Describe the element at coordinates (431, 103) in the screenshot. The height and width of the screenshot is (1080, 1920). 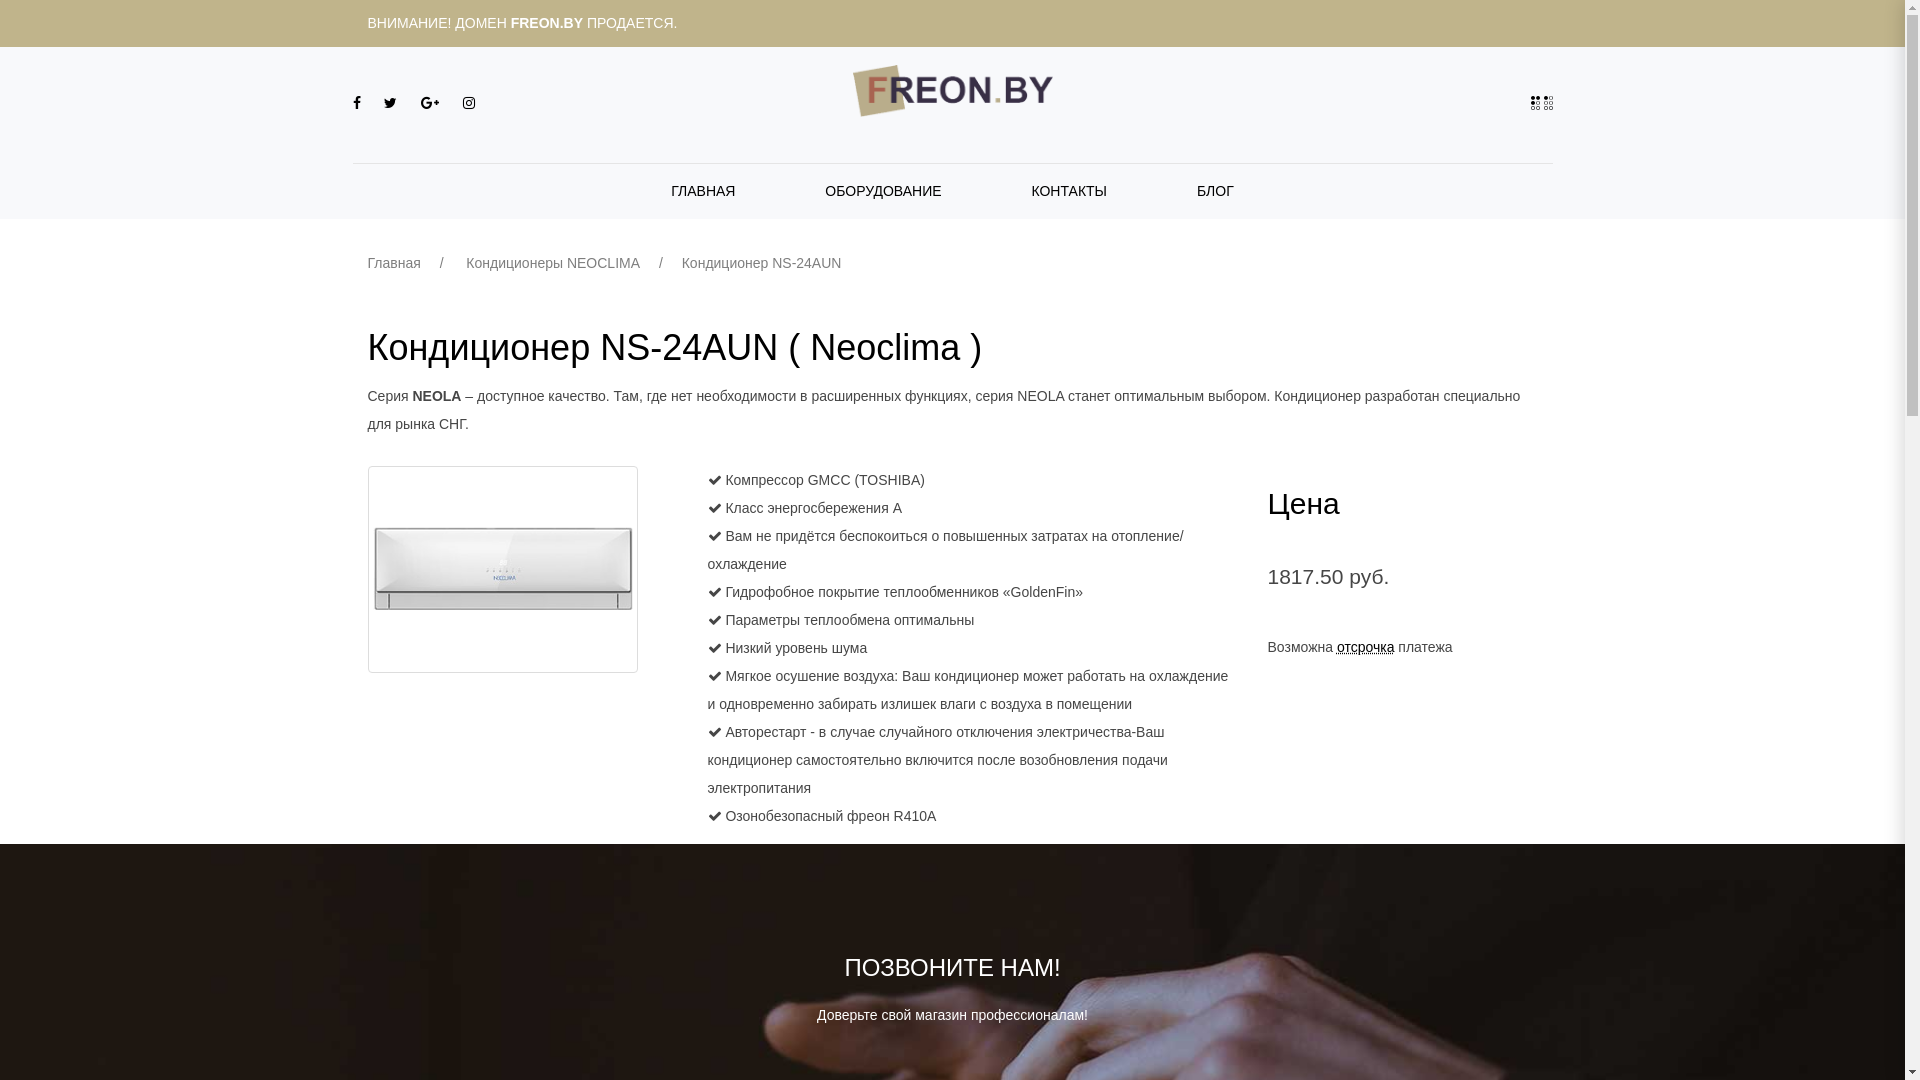
I see `'Google+'` at that location.